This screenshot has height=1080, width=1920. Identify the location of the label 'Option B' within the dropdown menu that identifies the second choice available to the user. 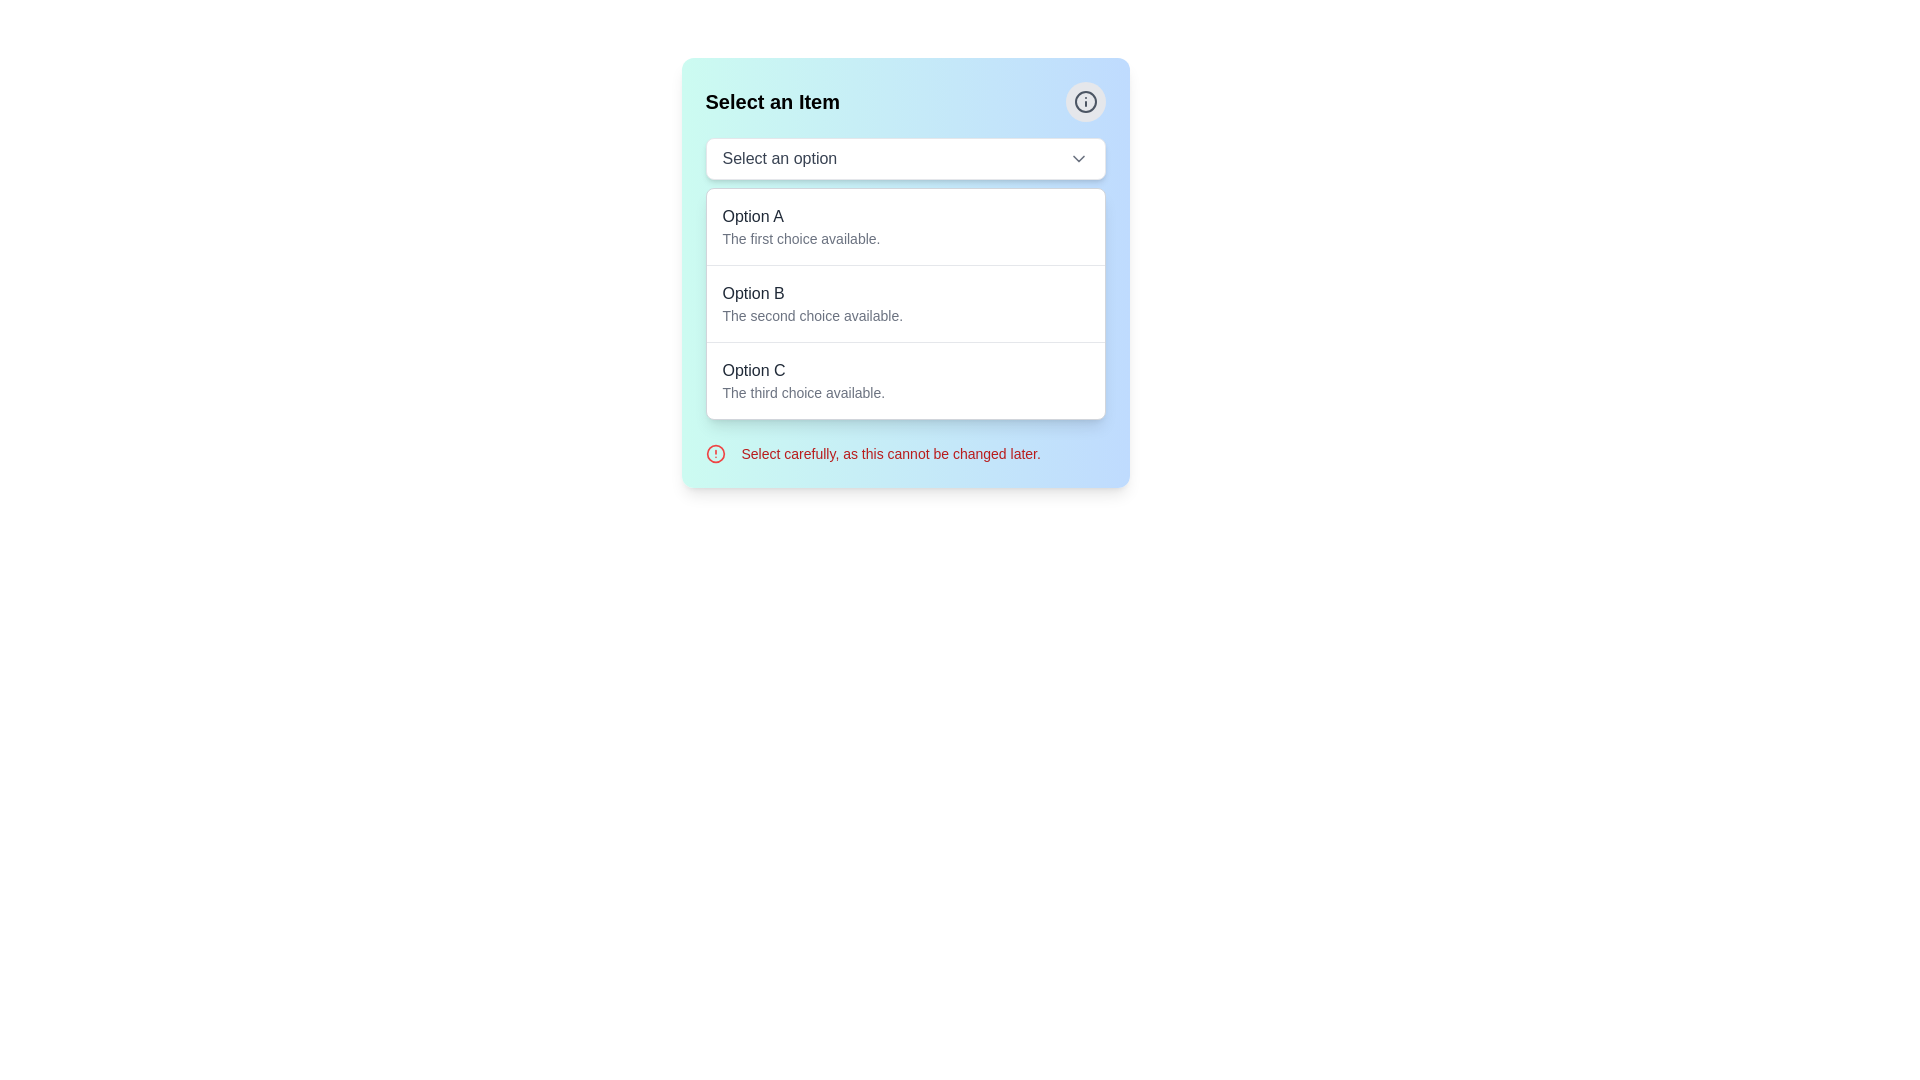
(752, 293).